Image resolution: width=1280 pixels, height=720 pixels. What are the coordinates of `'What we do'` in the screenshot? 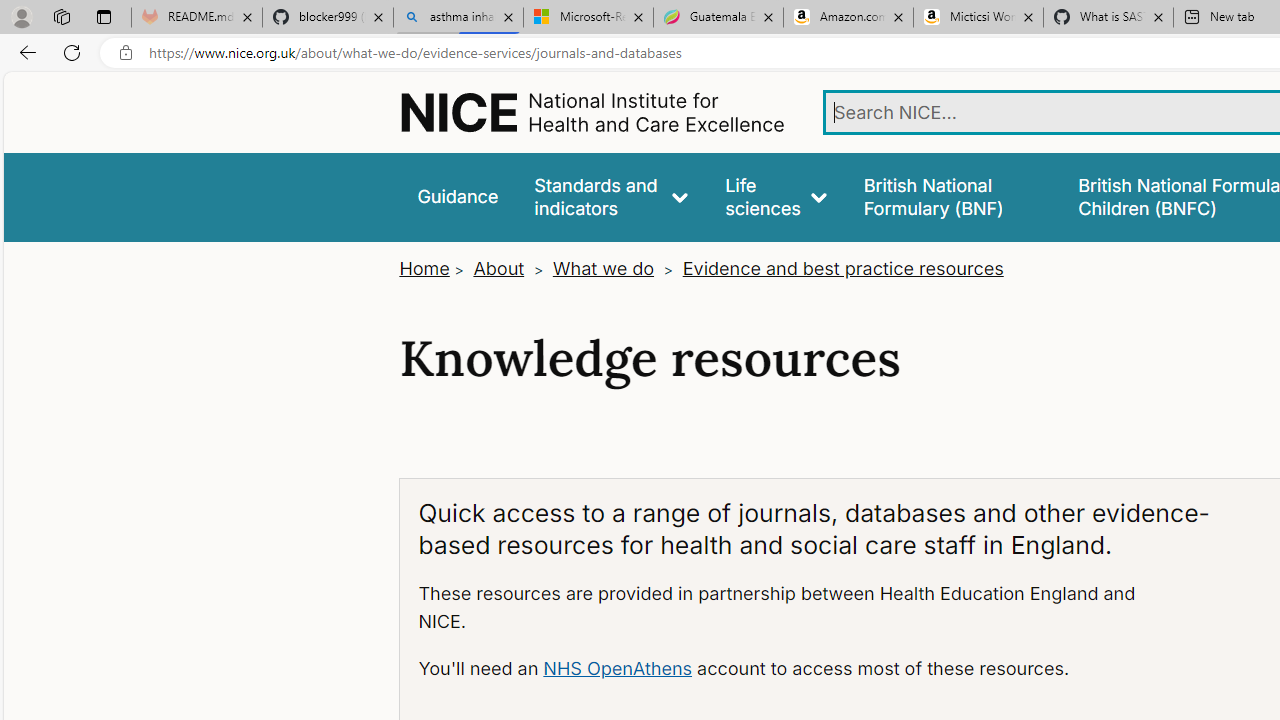 It's located at (602, 267).